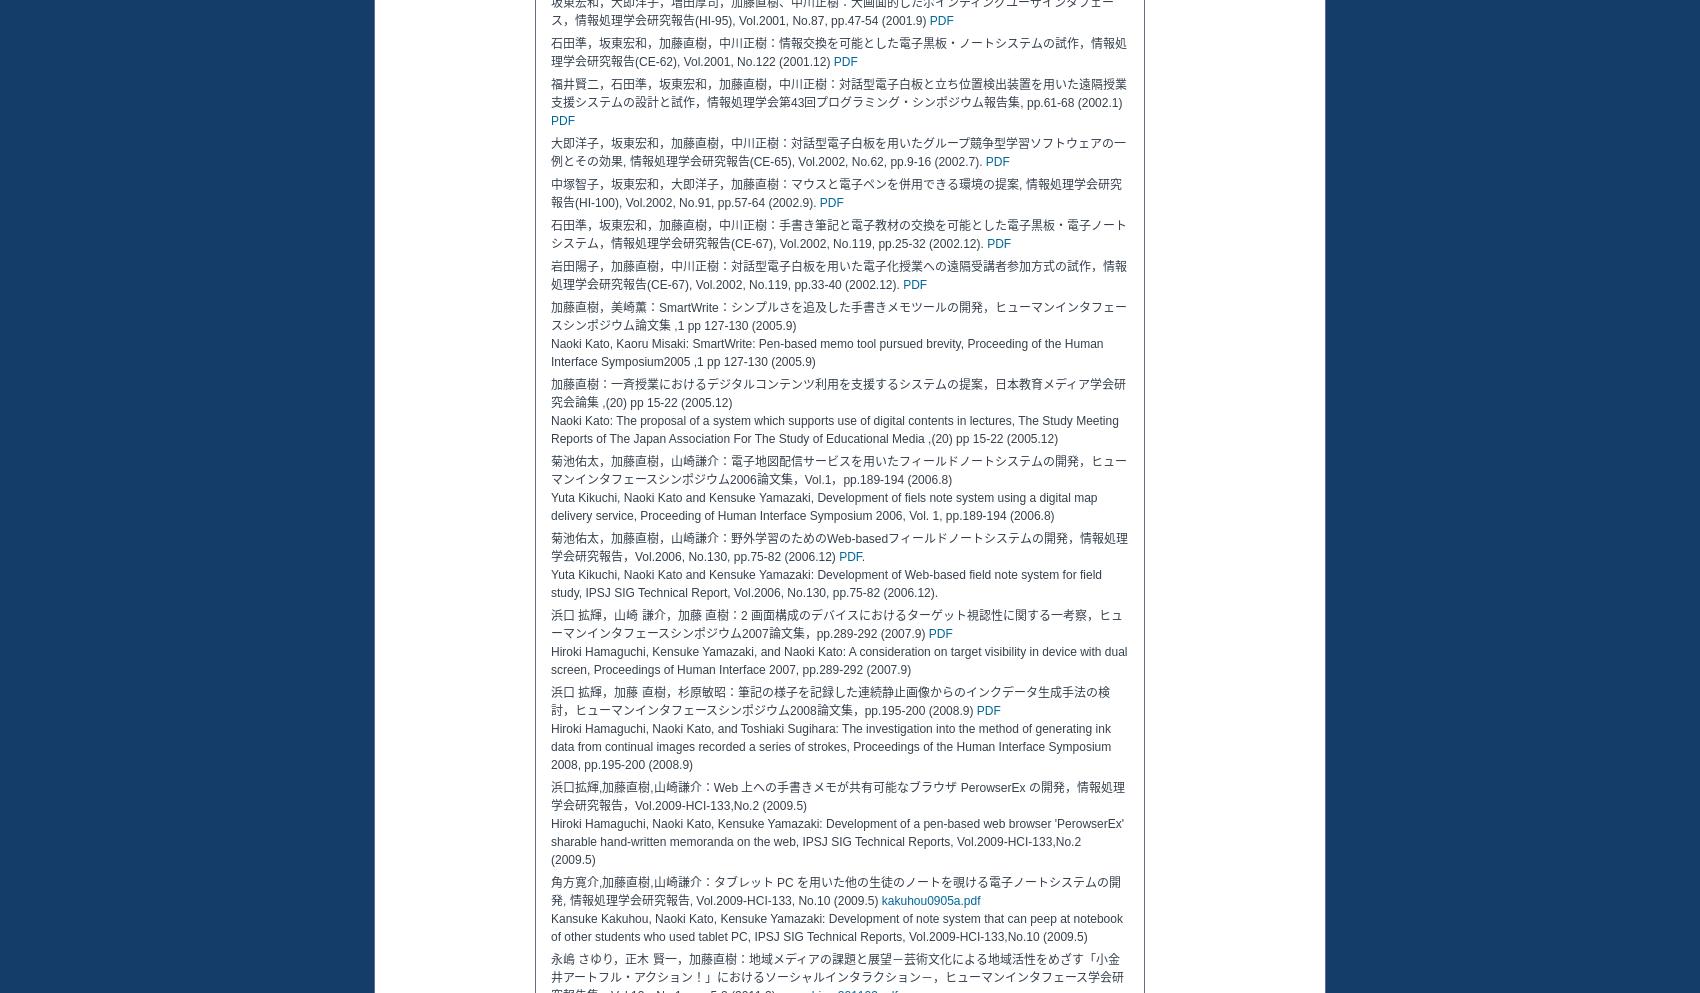 The height and width of the screenshot is (993, 1700). I want to click on 'Hiroki Hamaguchi, Naoki Kato, and Toshiaki Sugihara: The investigation into the method of generating ink data from continual images recorded a series of strokes, Proceedings of the Human Interface Symposium 2008, pp.195-200 (2008.9)', so click(549, 747).